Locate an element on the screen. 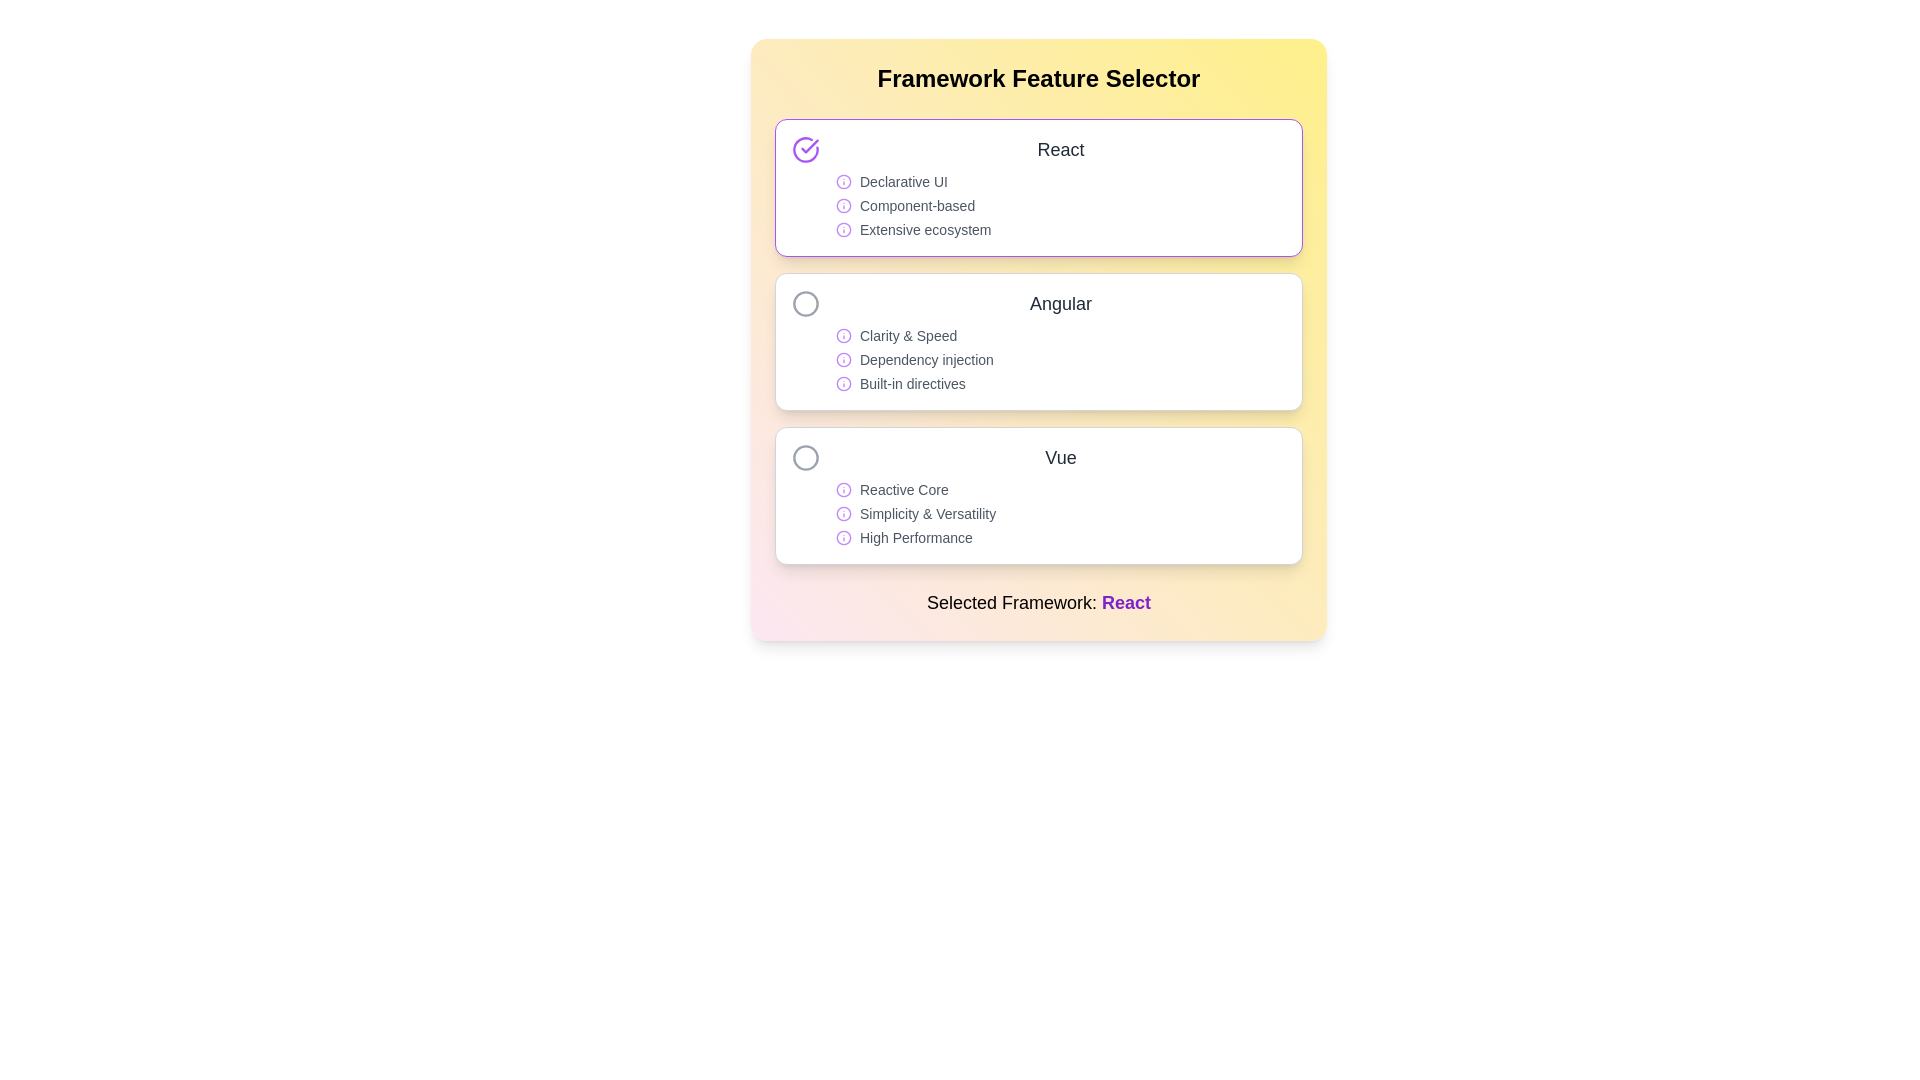 The image size is (1920, 1080). the feature selection list for React, Angular, or Vue is located at coordinates (1038, 341).